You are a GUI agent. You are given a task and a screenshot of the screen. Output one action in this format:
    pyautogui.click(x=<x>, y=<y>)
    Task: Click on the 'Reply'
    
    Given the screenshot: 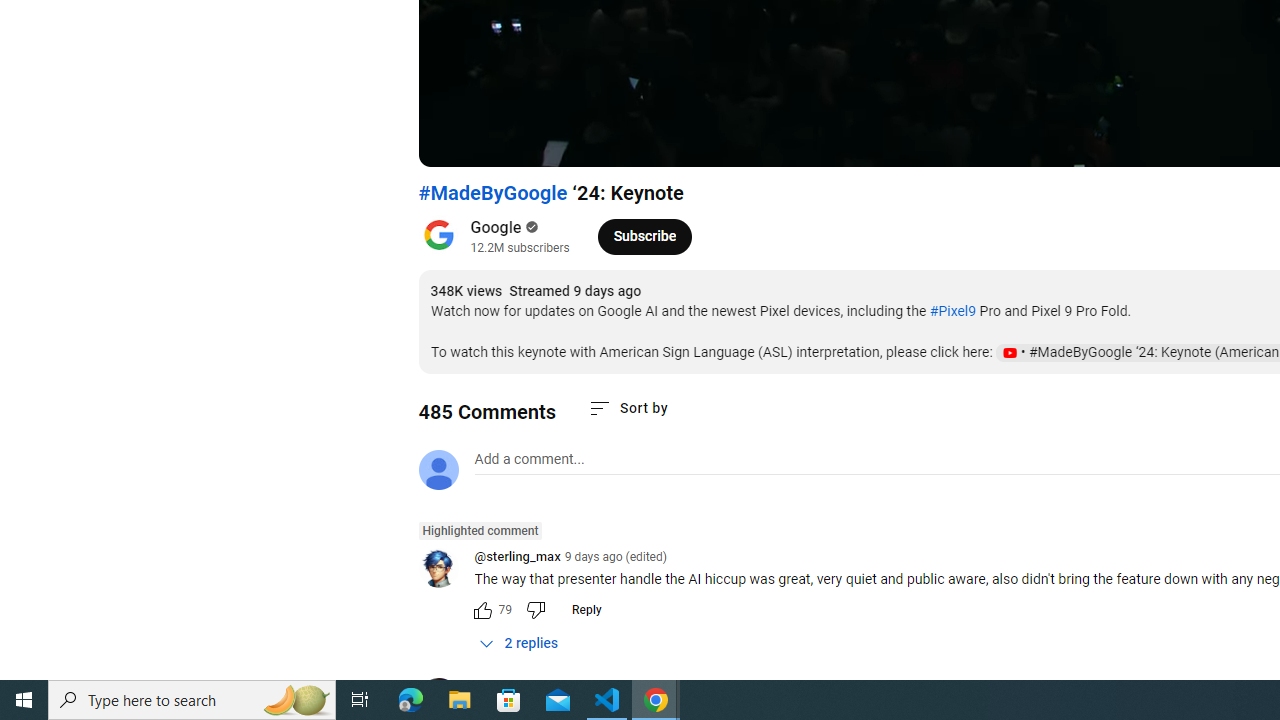 What is the action you would take?
    pyautogui.click(x=585, y=608)
    